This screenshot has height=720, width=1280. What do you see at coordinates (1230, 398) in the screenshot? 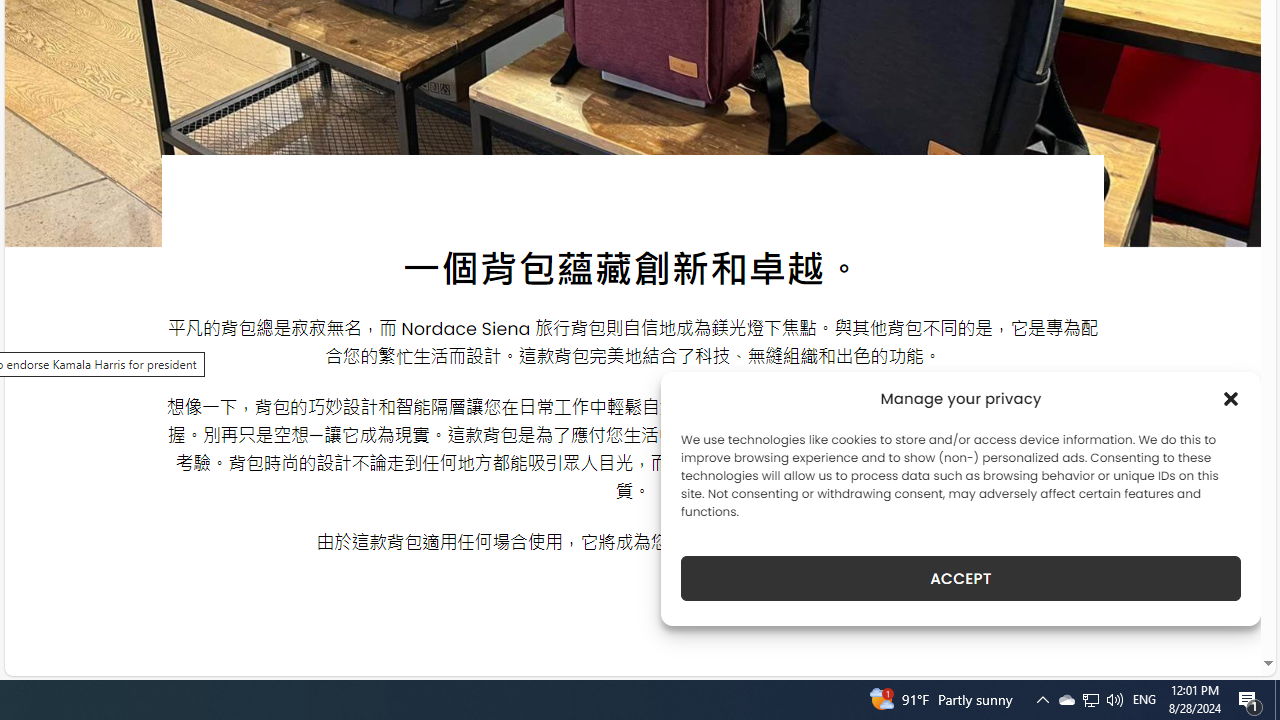
I see `'Class: cmplz-close'` at bounding box center [1230, 398].